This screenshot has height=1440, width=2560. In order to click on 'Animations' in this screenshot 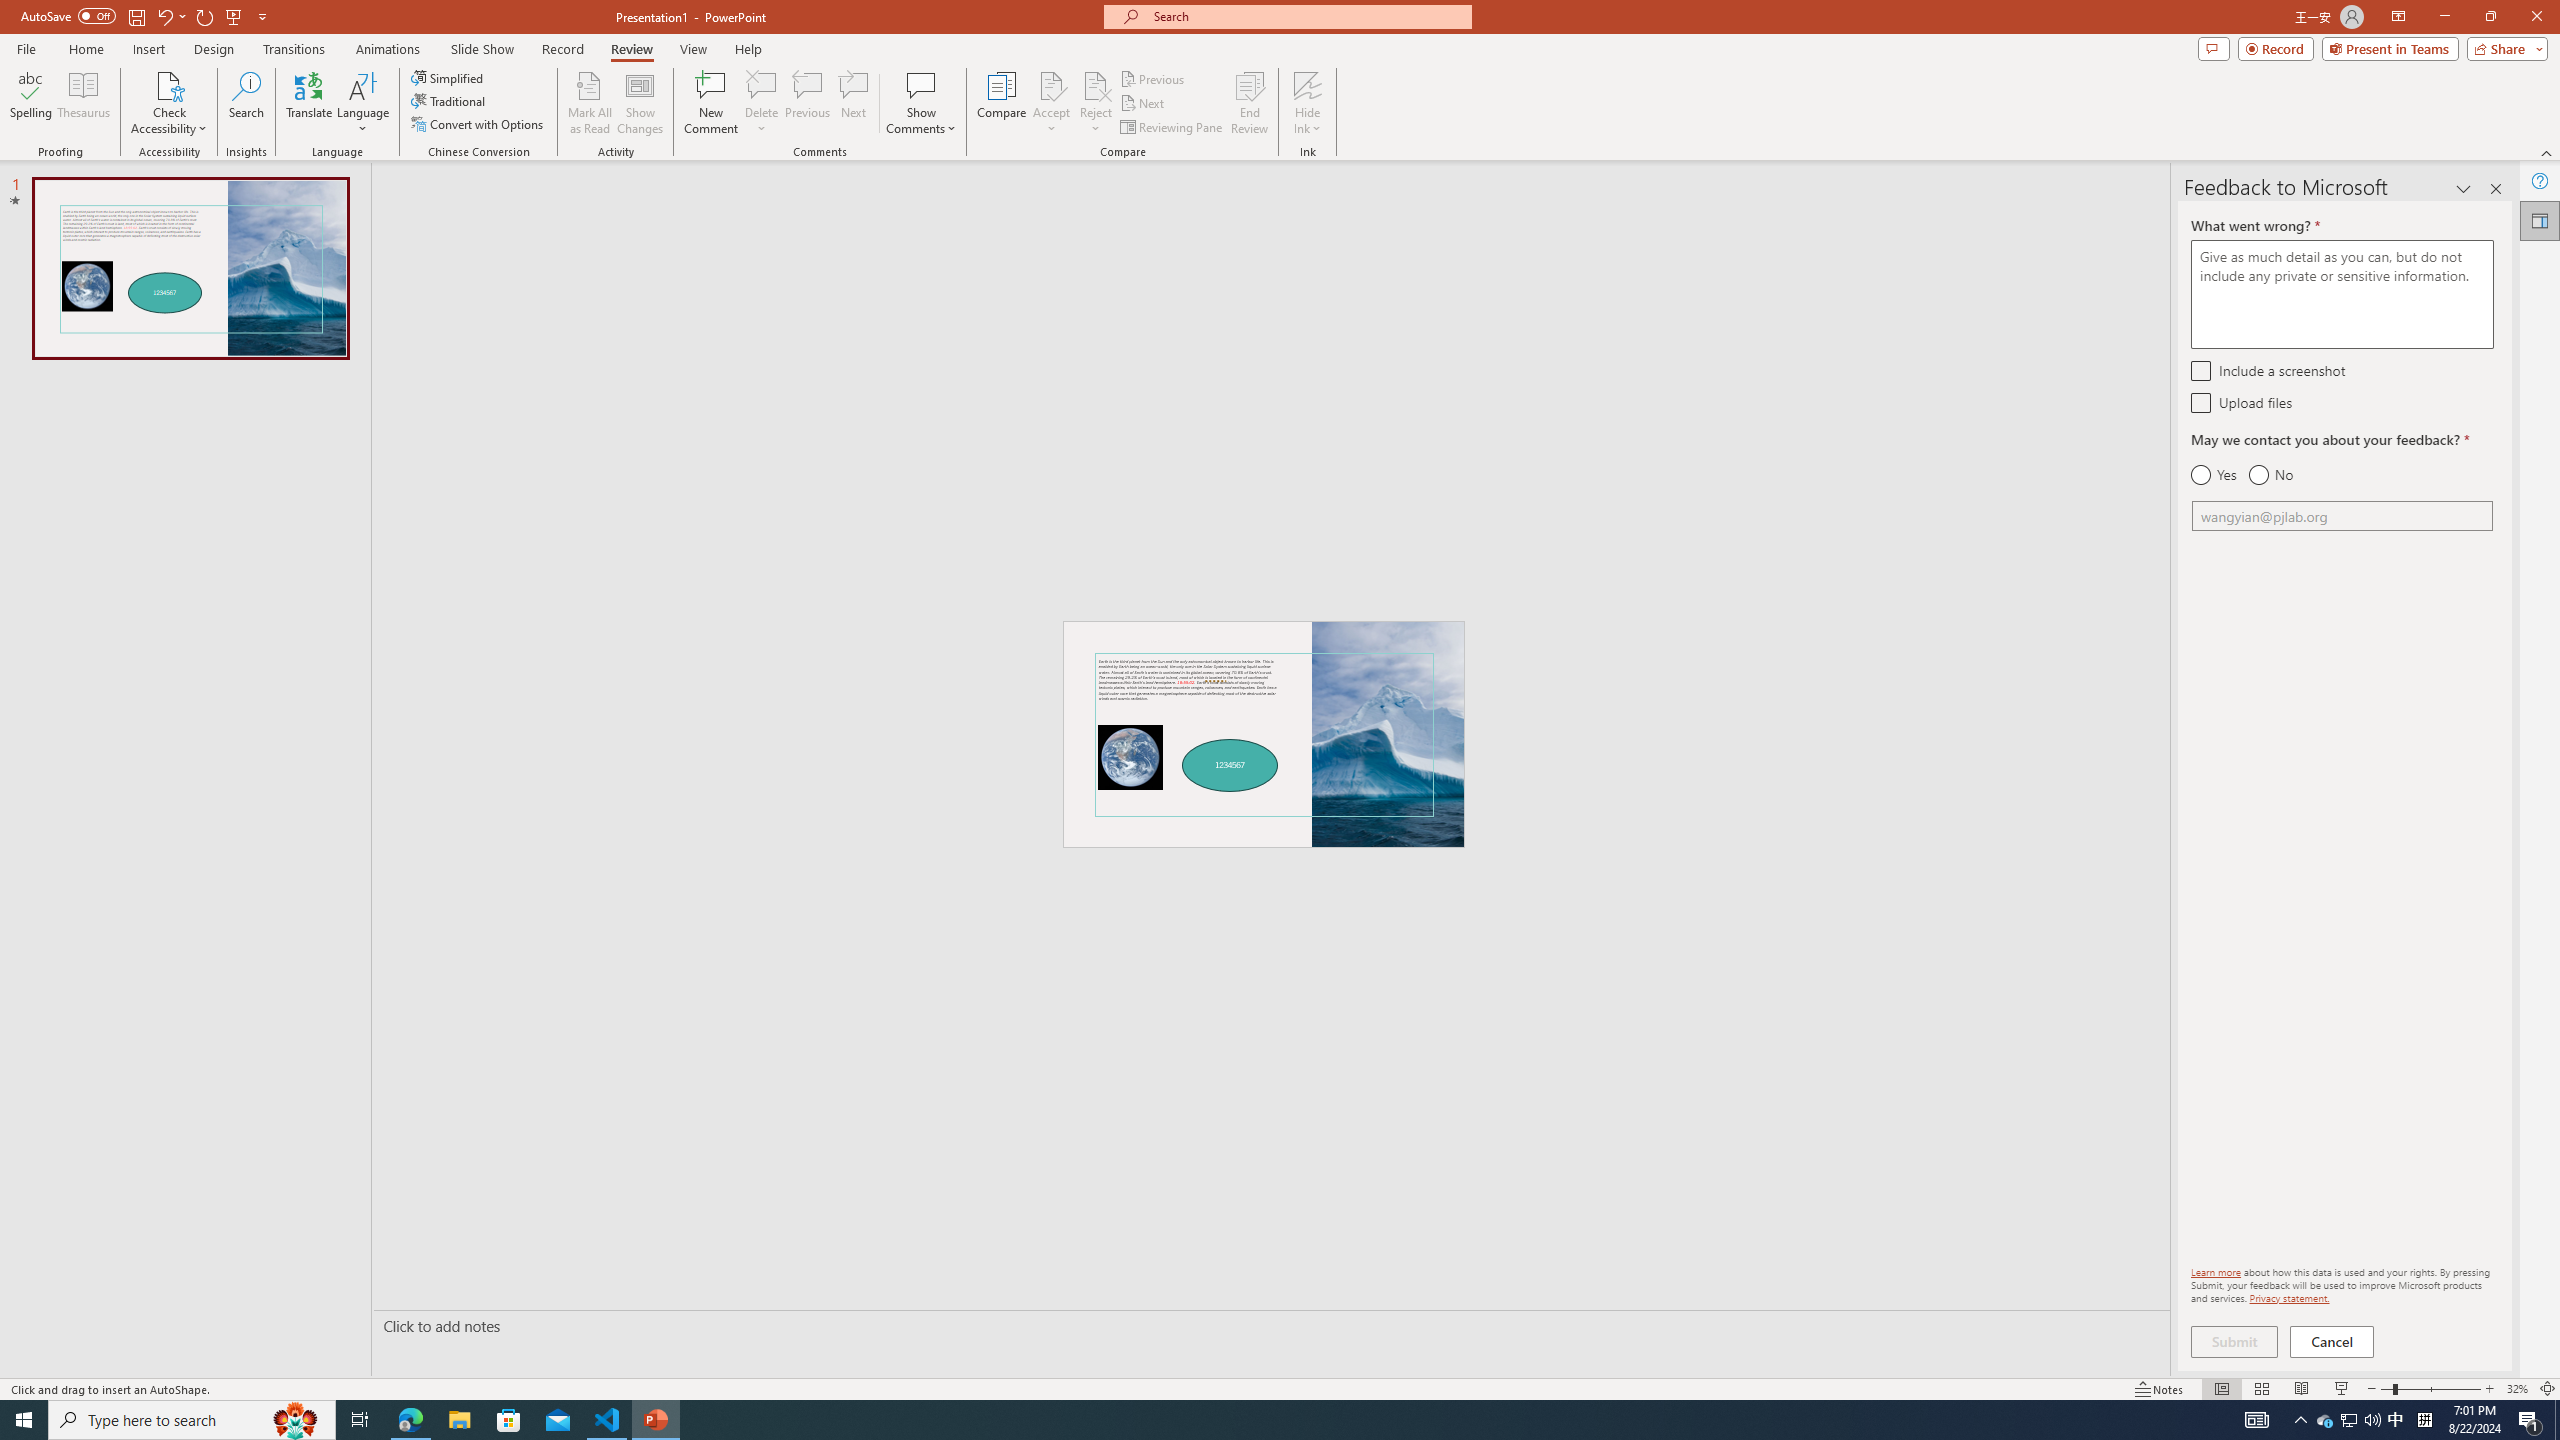, I will do `click(387, 49)`.